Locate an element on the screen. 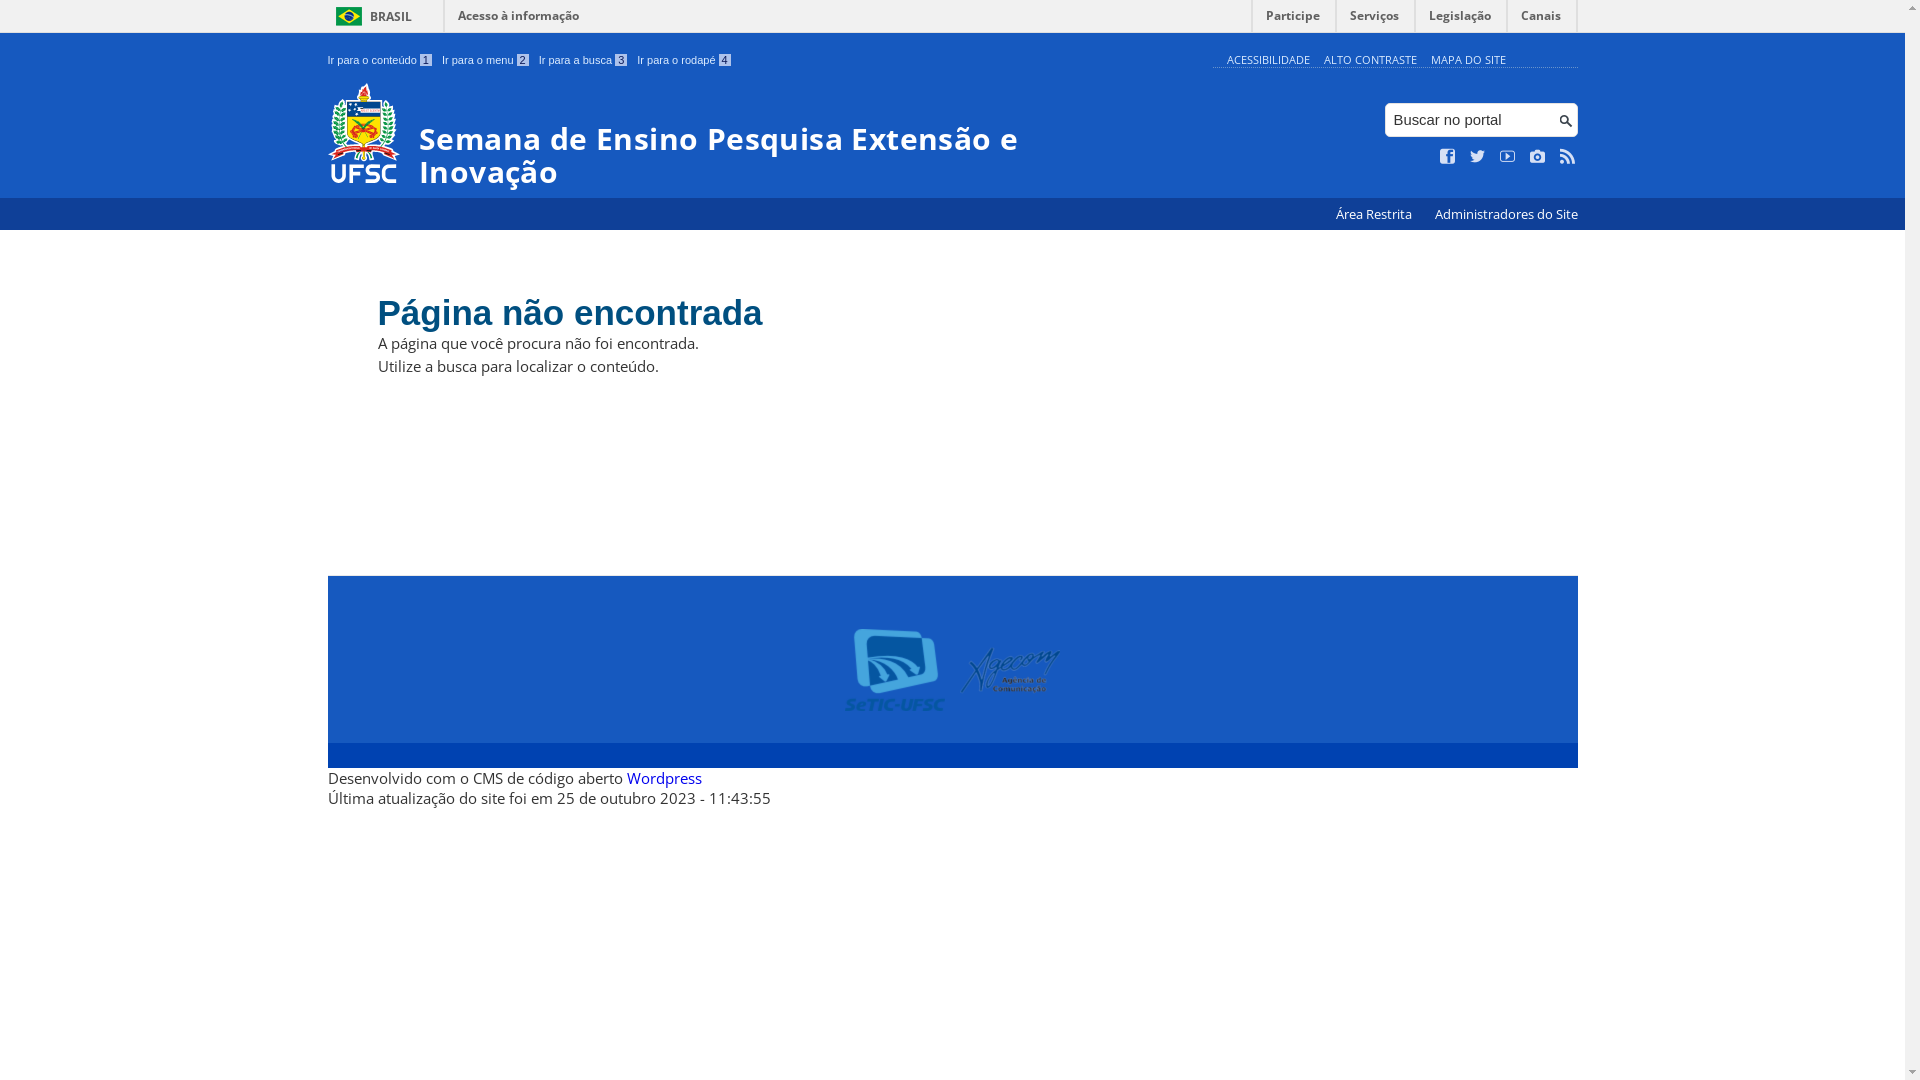 The height and width of the screenshot is (1080, 1920). 'Veja no Instagram' is located at coordinates (1536, 156).